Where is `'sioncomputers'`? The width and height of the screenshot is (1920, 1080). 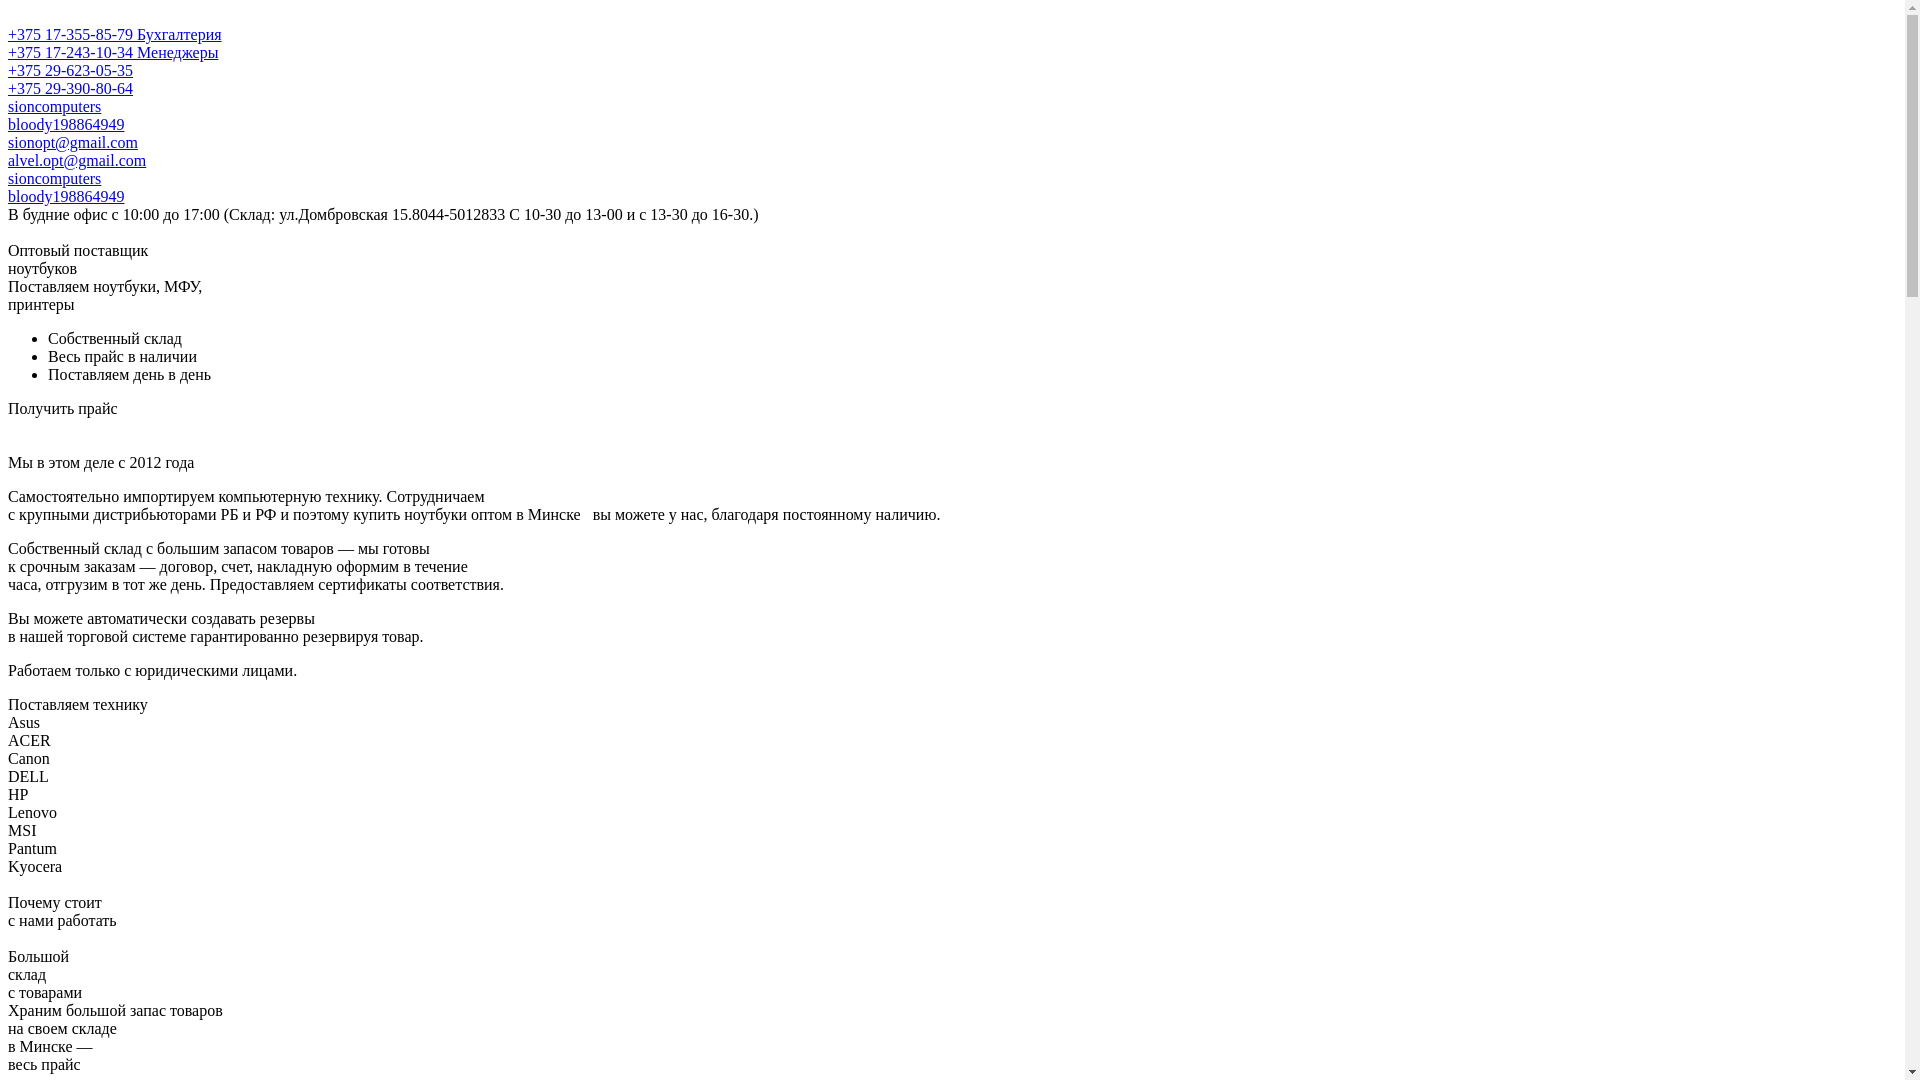
'sioncomputers' is located at coordinates (54, 177).